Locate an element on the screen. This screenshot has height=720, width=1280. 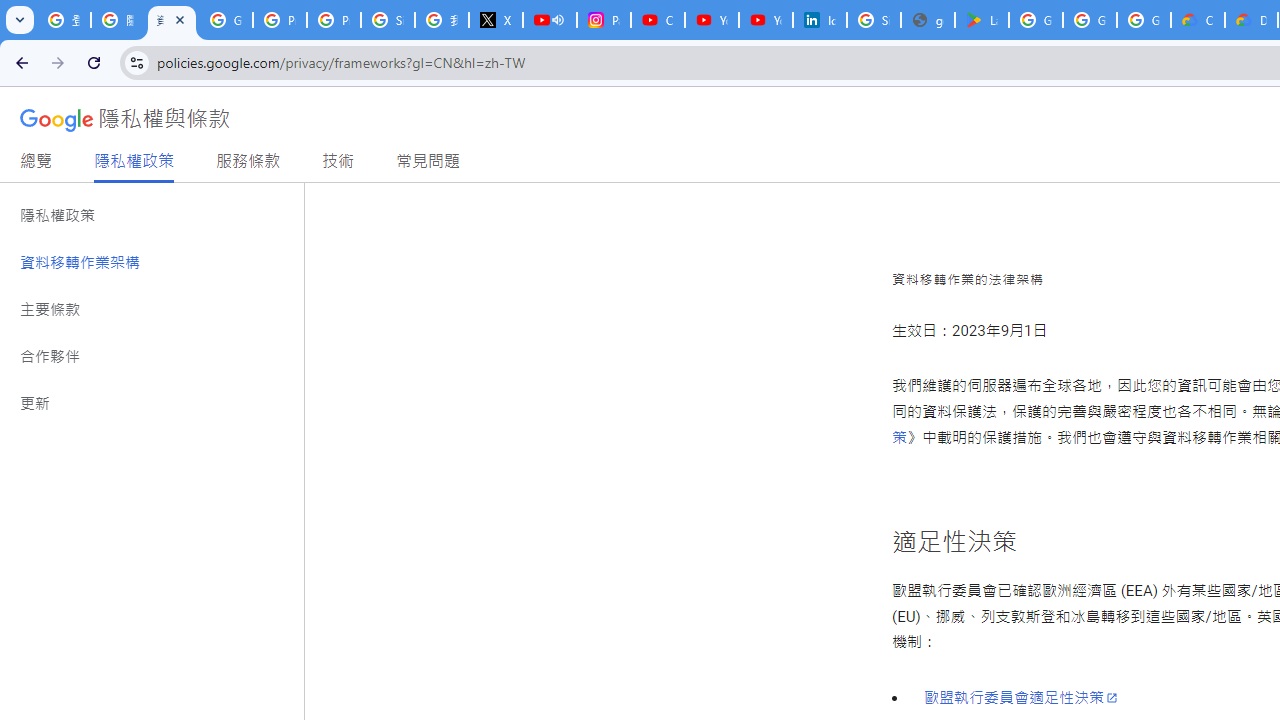
'X' is located at coordinates (496, 20).